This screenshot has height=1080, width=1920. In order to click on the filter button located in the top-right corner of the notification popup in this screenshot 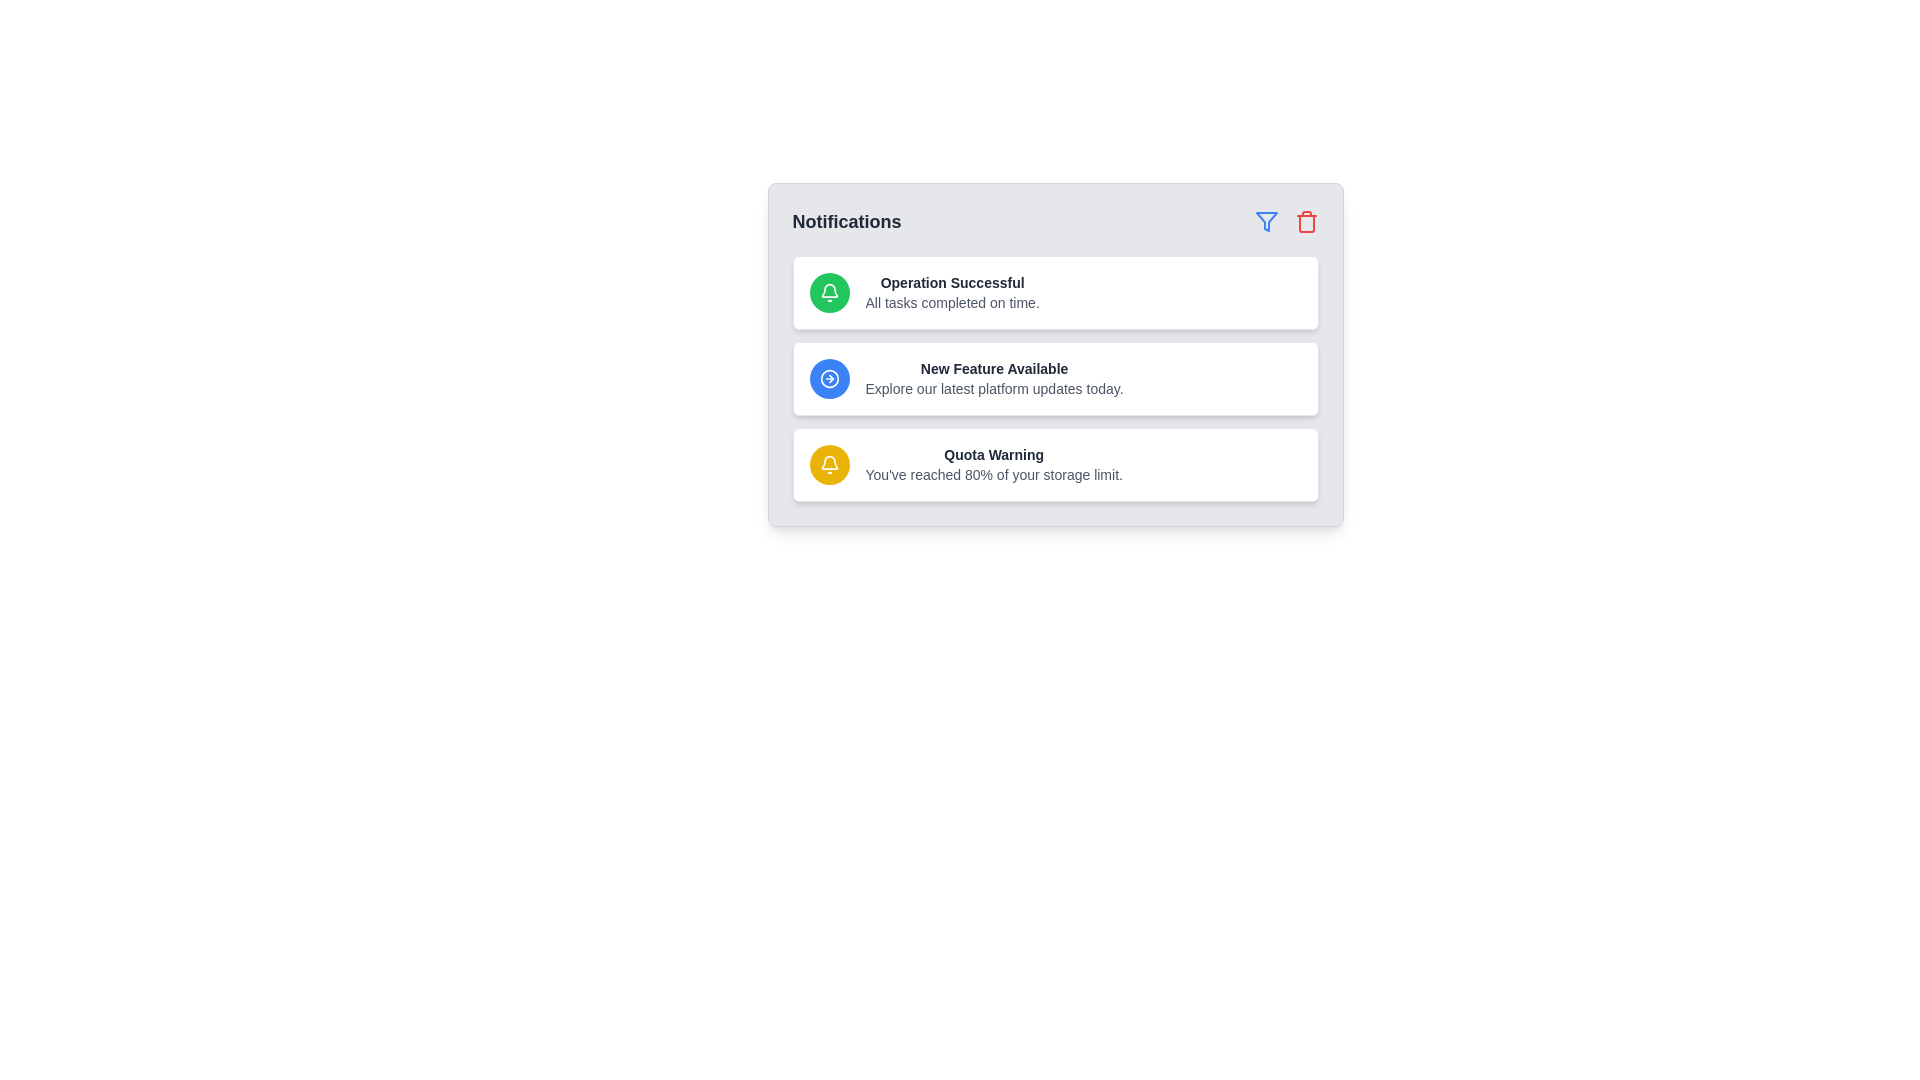, I will do `click(1265, 222)`.